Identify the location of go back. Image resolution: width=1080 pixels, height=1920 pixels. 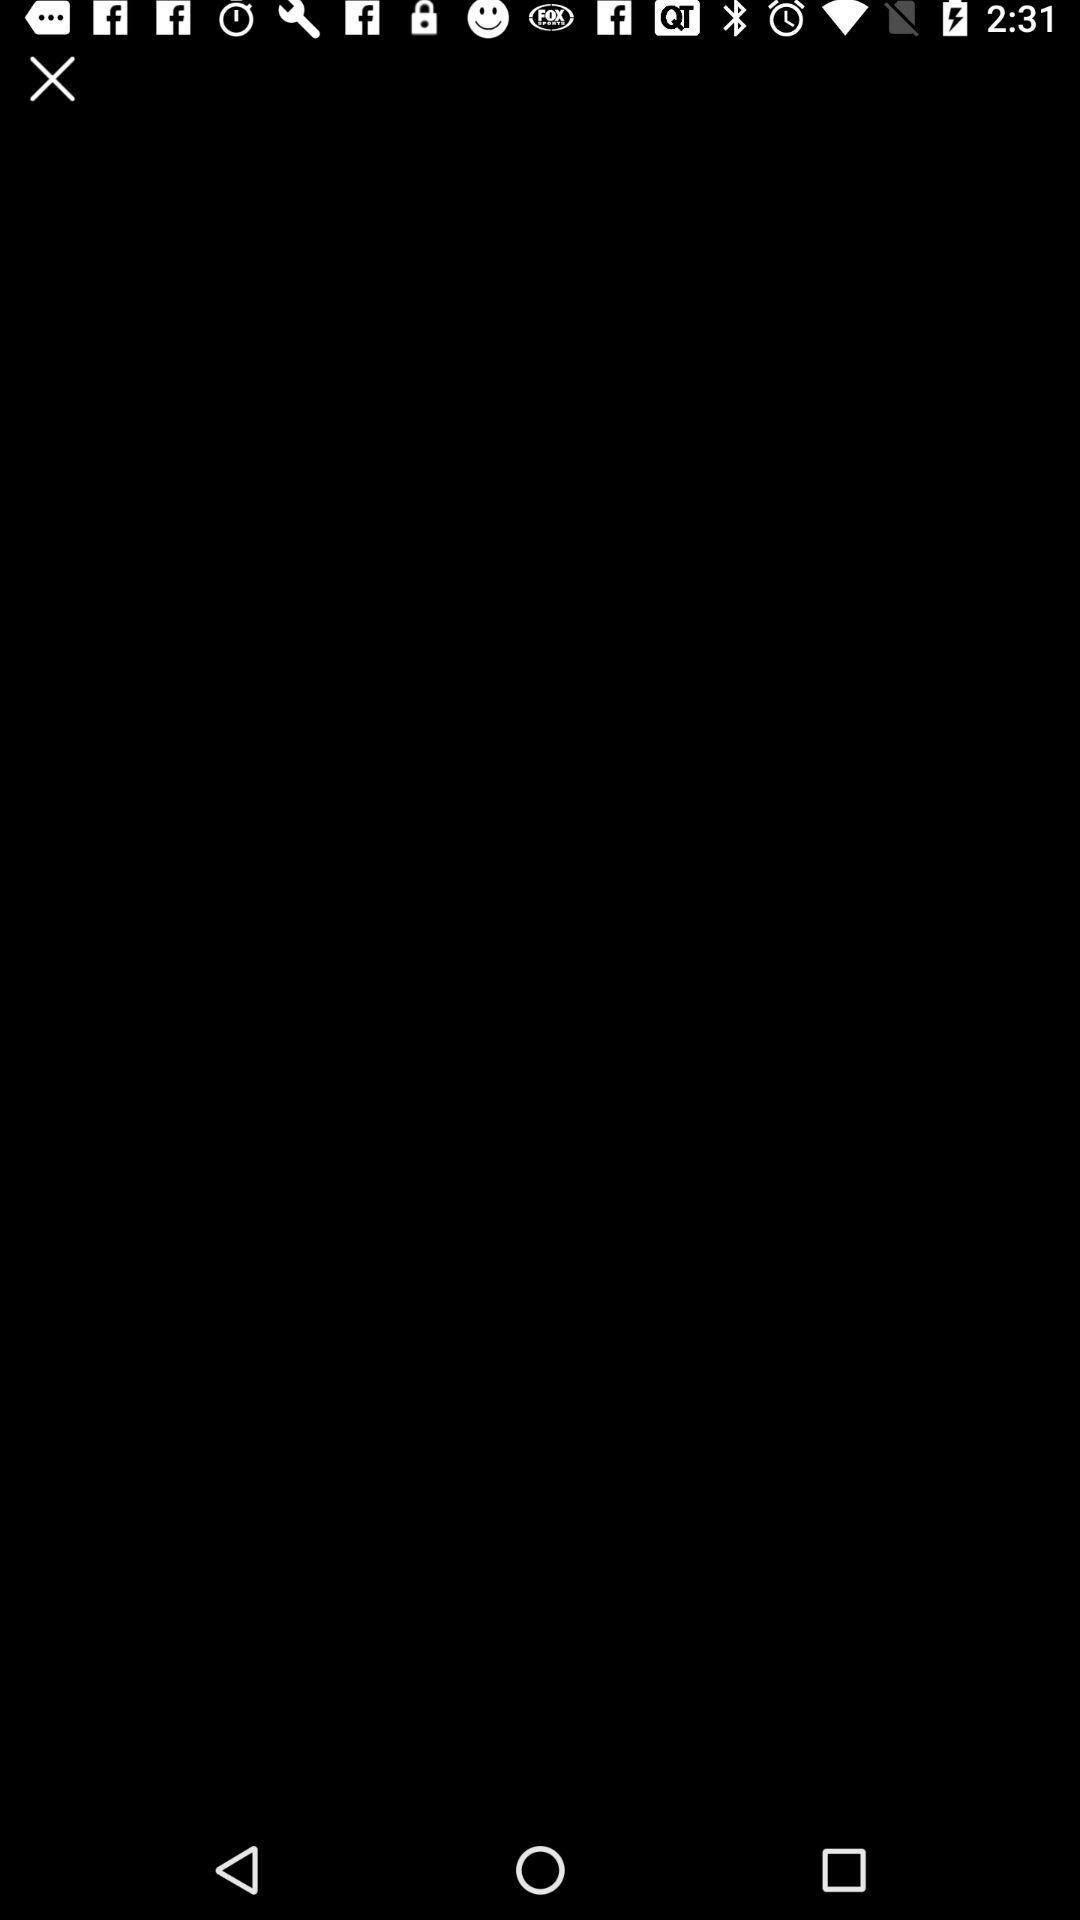
(51, 78).